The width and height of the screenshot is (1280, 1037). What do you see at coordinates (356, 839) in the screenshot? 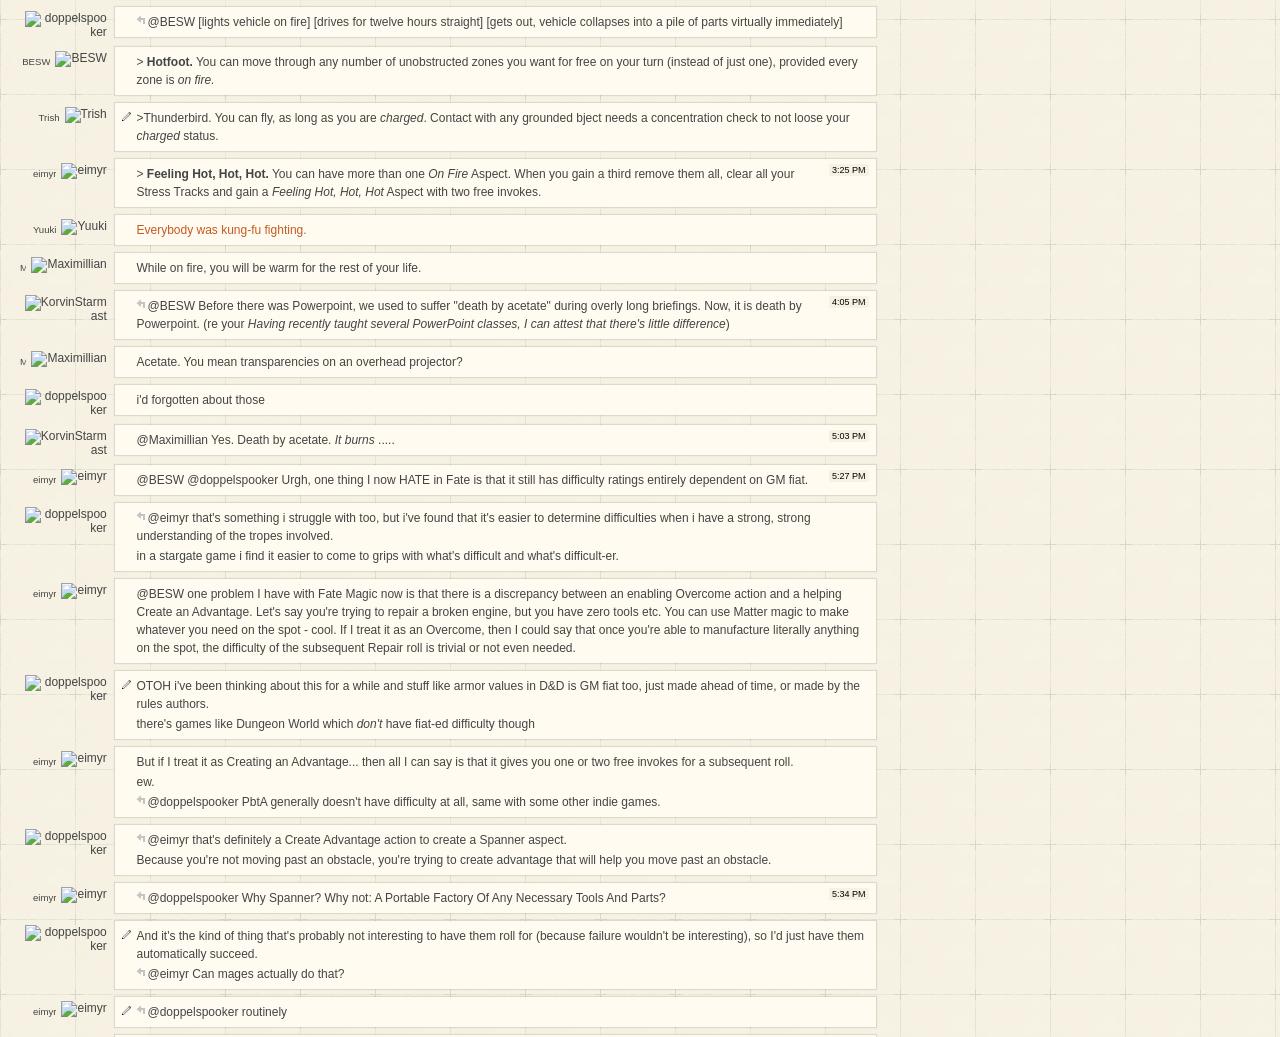
I see `'@eimyr that's definitely a Create Advantage action to create a Spanner aspect.'` at bounding box center [356, 839].